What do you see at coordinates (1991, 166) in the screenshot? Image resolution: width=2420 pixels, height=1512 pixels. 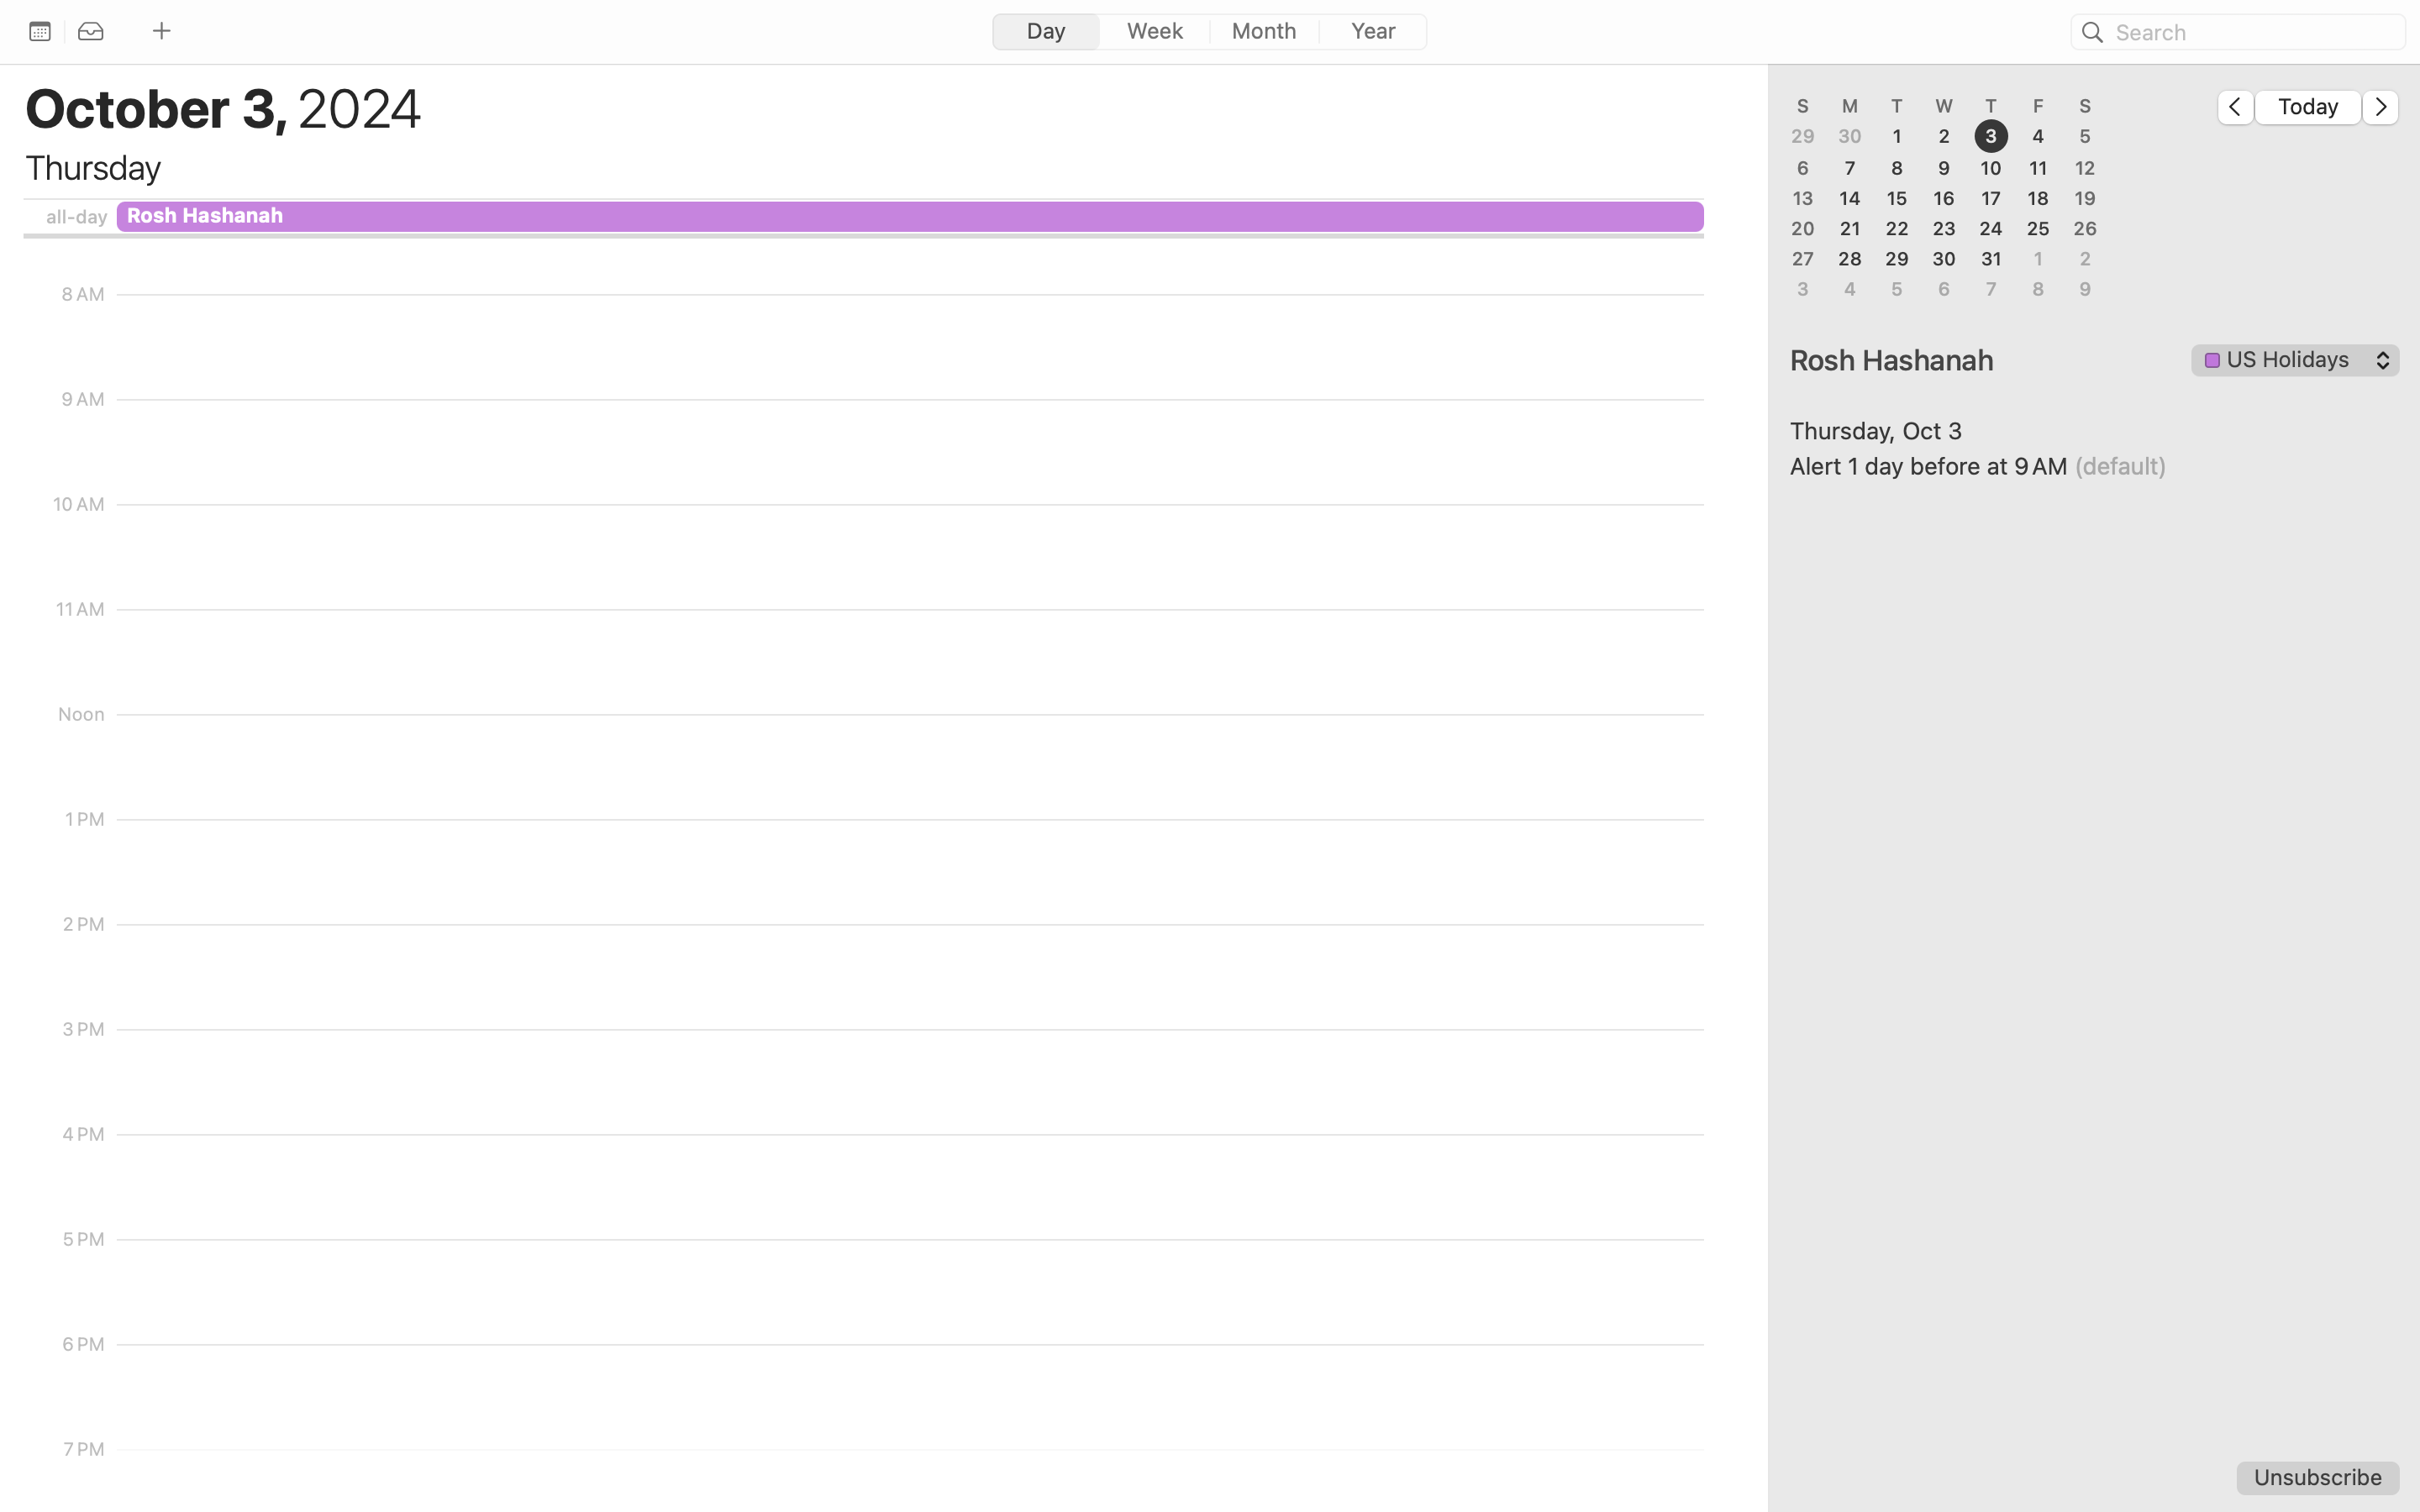 I see `'10'` at bounding box center [1991, 166].